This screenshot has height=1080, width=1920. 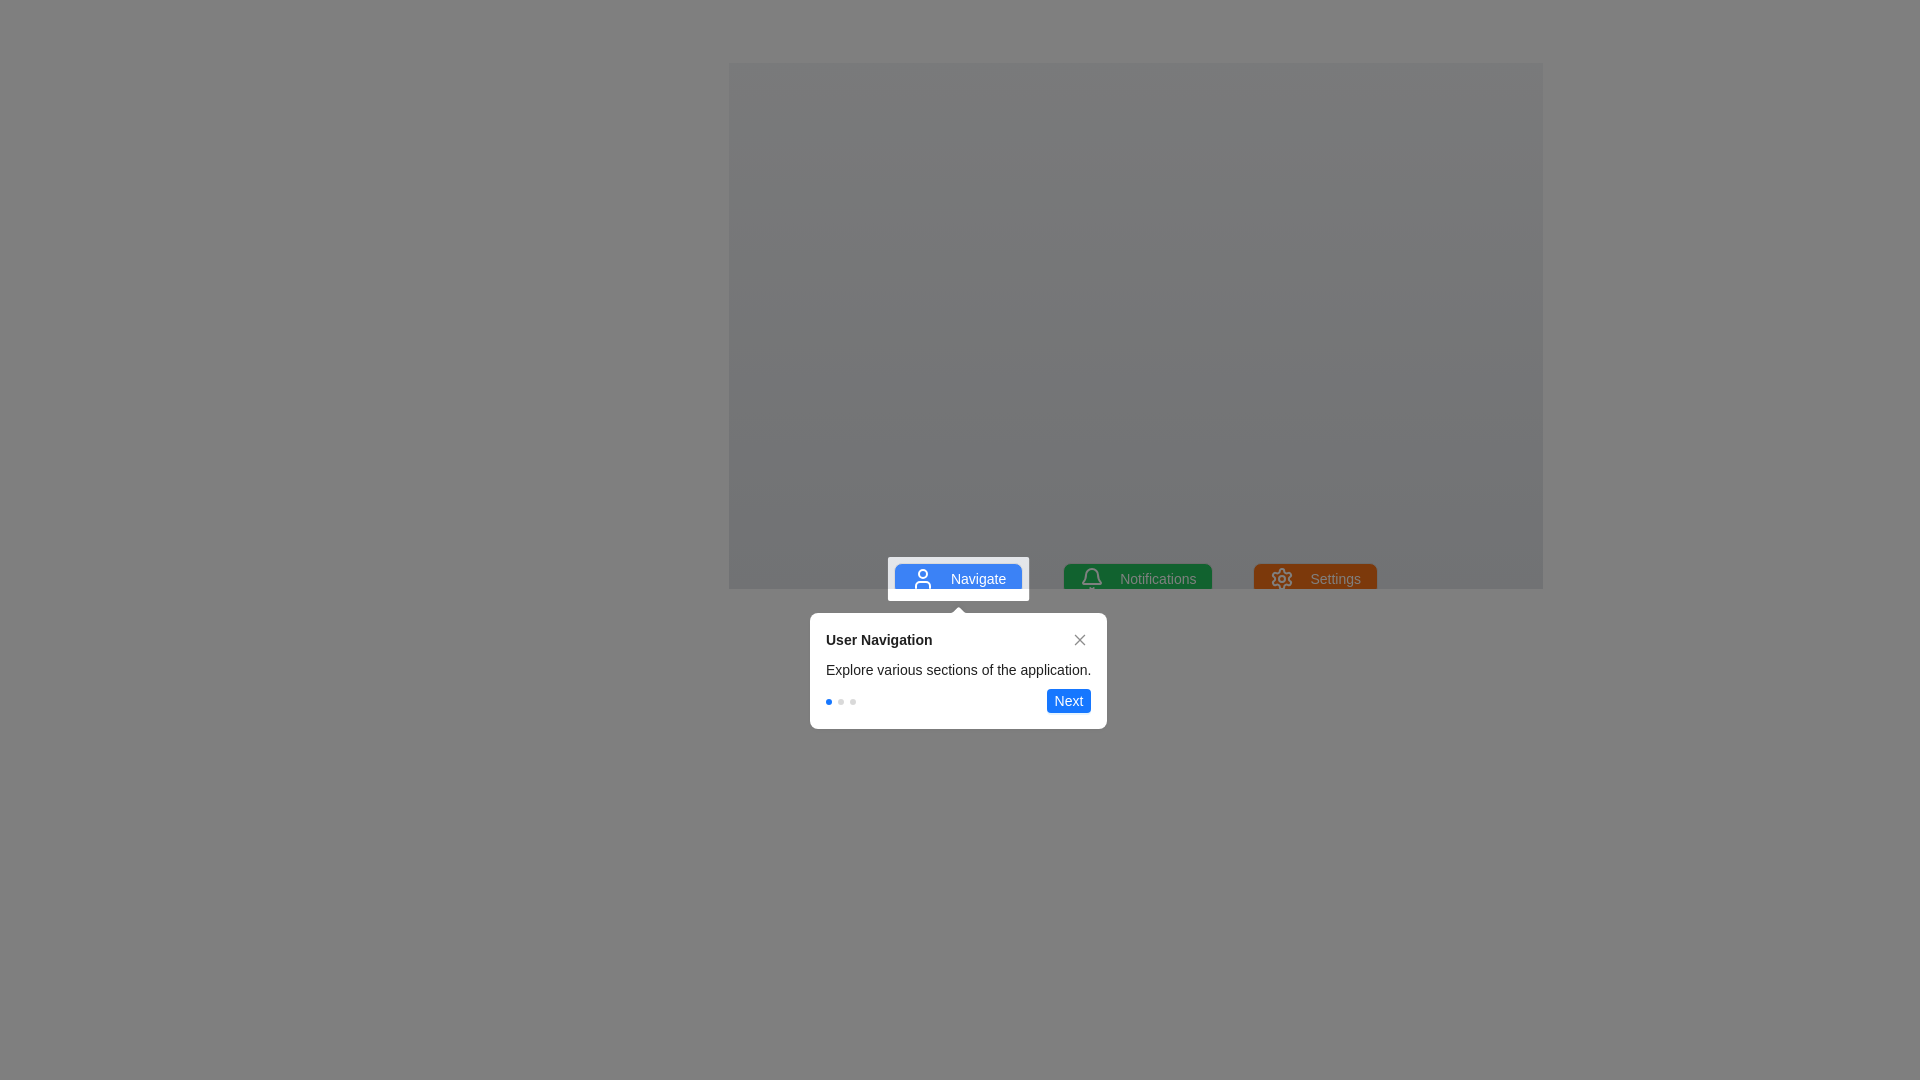 What do you see at coordinates (1282, 578) in the screenshot?
I see `the settings icon located on the far right of the toolbar, adjacent to the 'Notifications' icon` at bounding box center [1282, 578].